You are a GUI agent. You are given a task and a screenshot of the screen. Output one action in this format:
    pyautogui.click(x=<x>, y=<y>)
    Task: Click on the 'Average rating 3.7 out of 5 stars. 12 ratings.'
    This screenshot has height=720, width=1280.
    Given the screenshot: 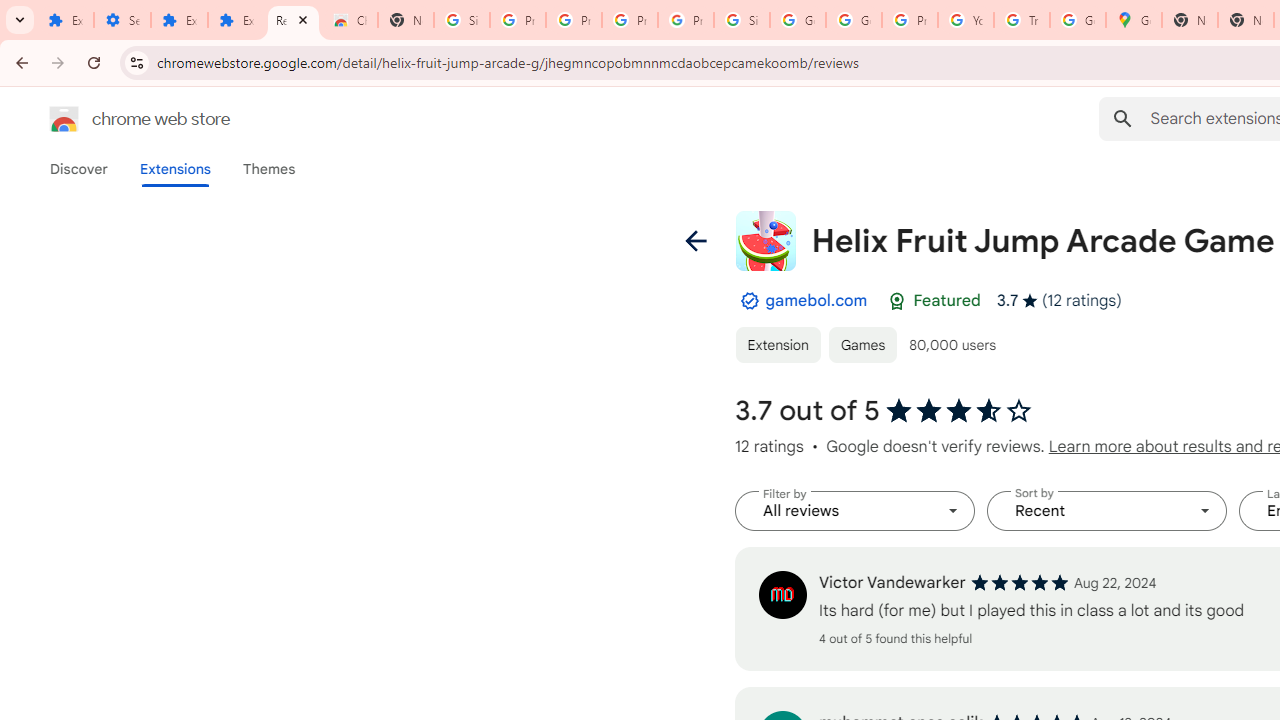 What is the action you would take?
    pyautogui.click(x=1058, y=300)
    